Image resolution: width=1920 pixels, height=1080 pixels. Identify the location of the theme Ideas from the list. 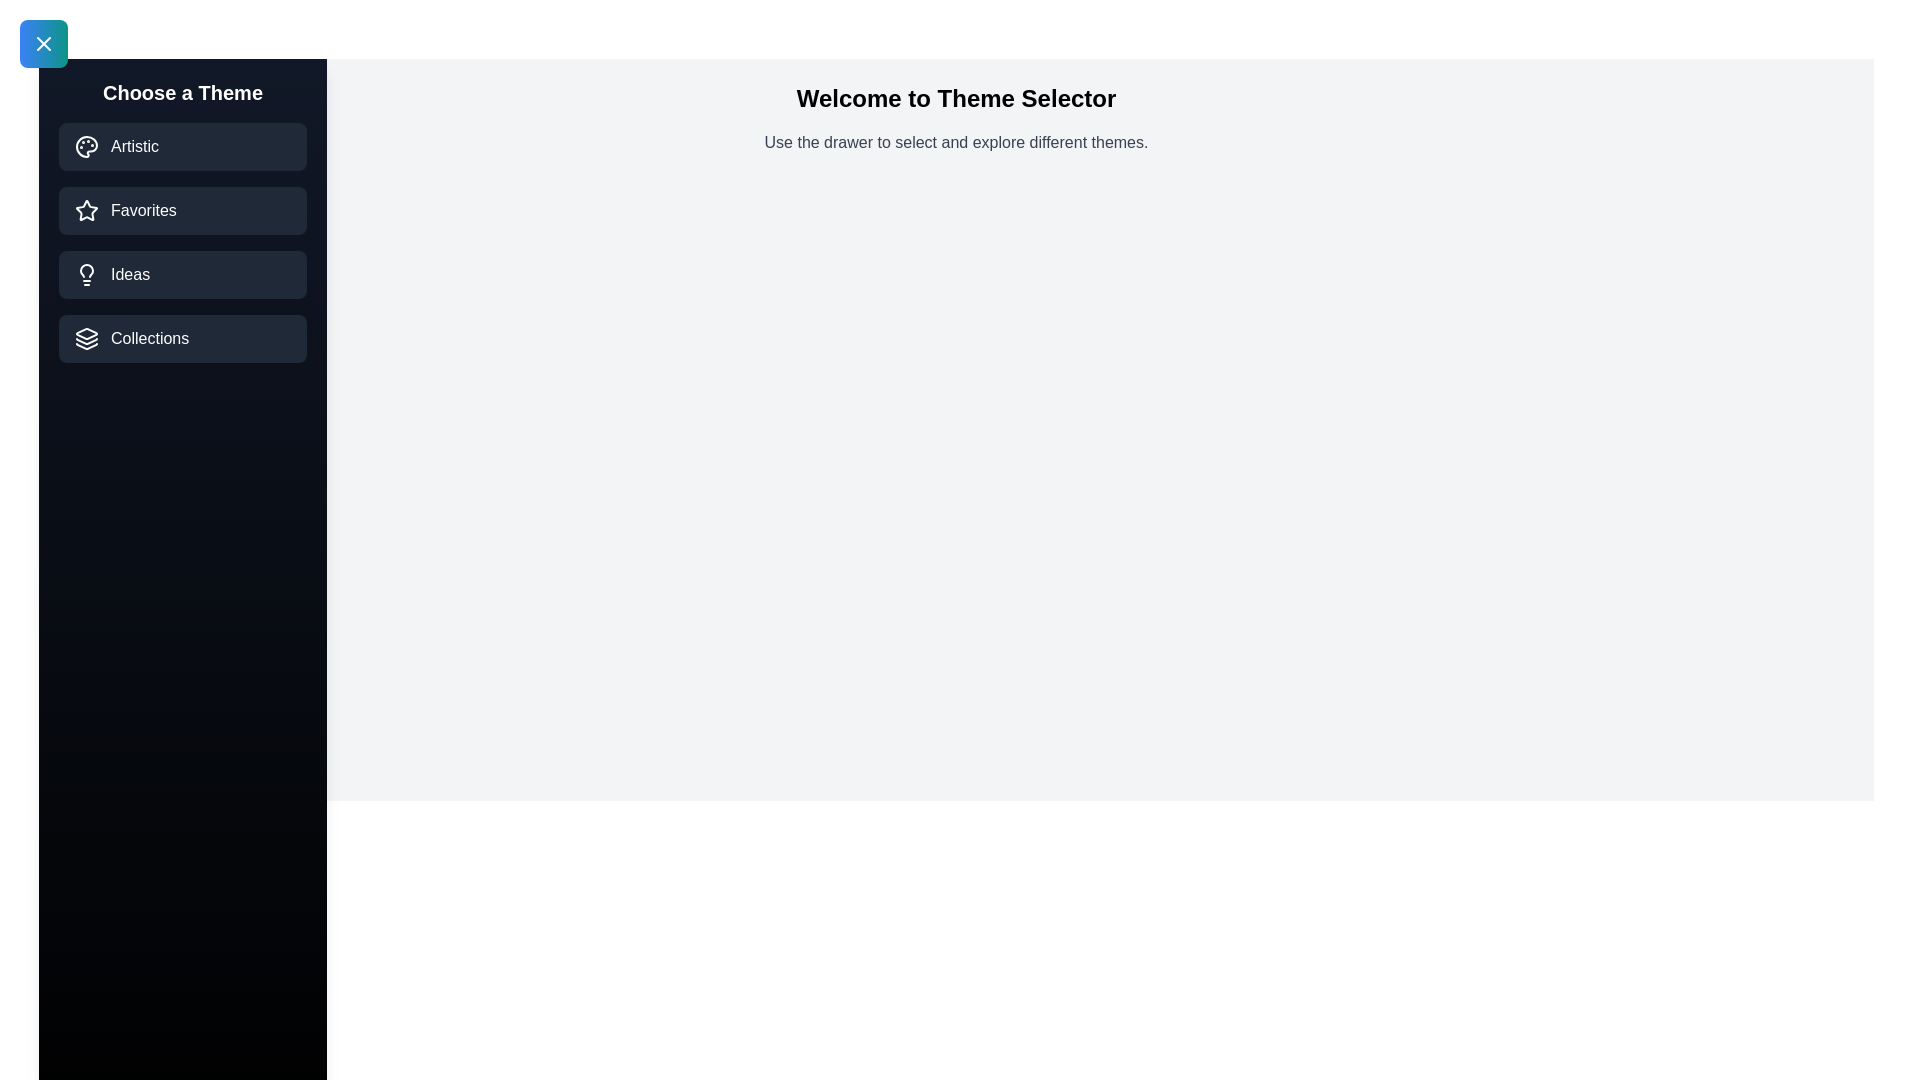
(182, 274).